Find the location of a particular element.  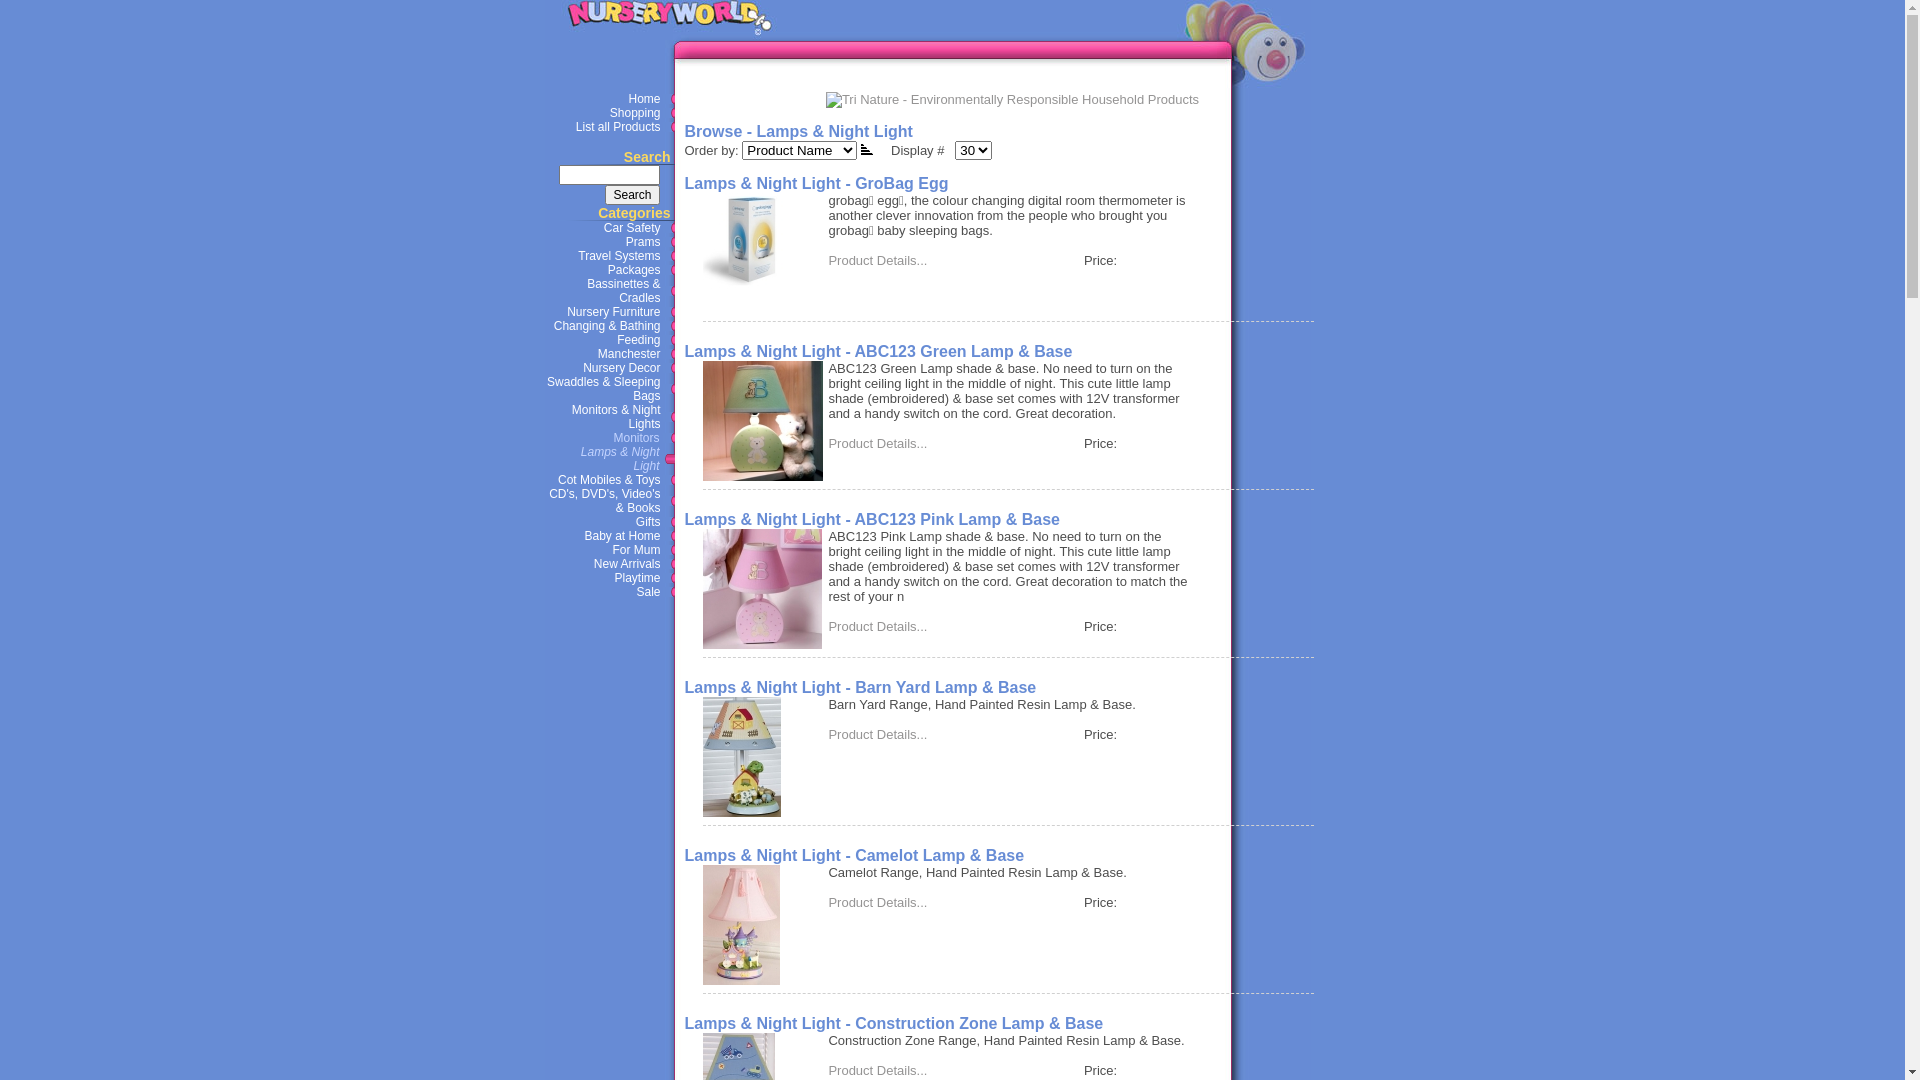

'Manchester' is located at coordinates (608, 353).